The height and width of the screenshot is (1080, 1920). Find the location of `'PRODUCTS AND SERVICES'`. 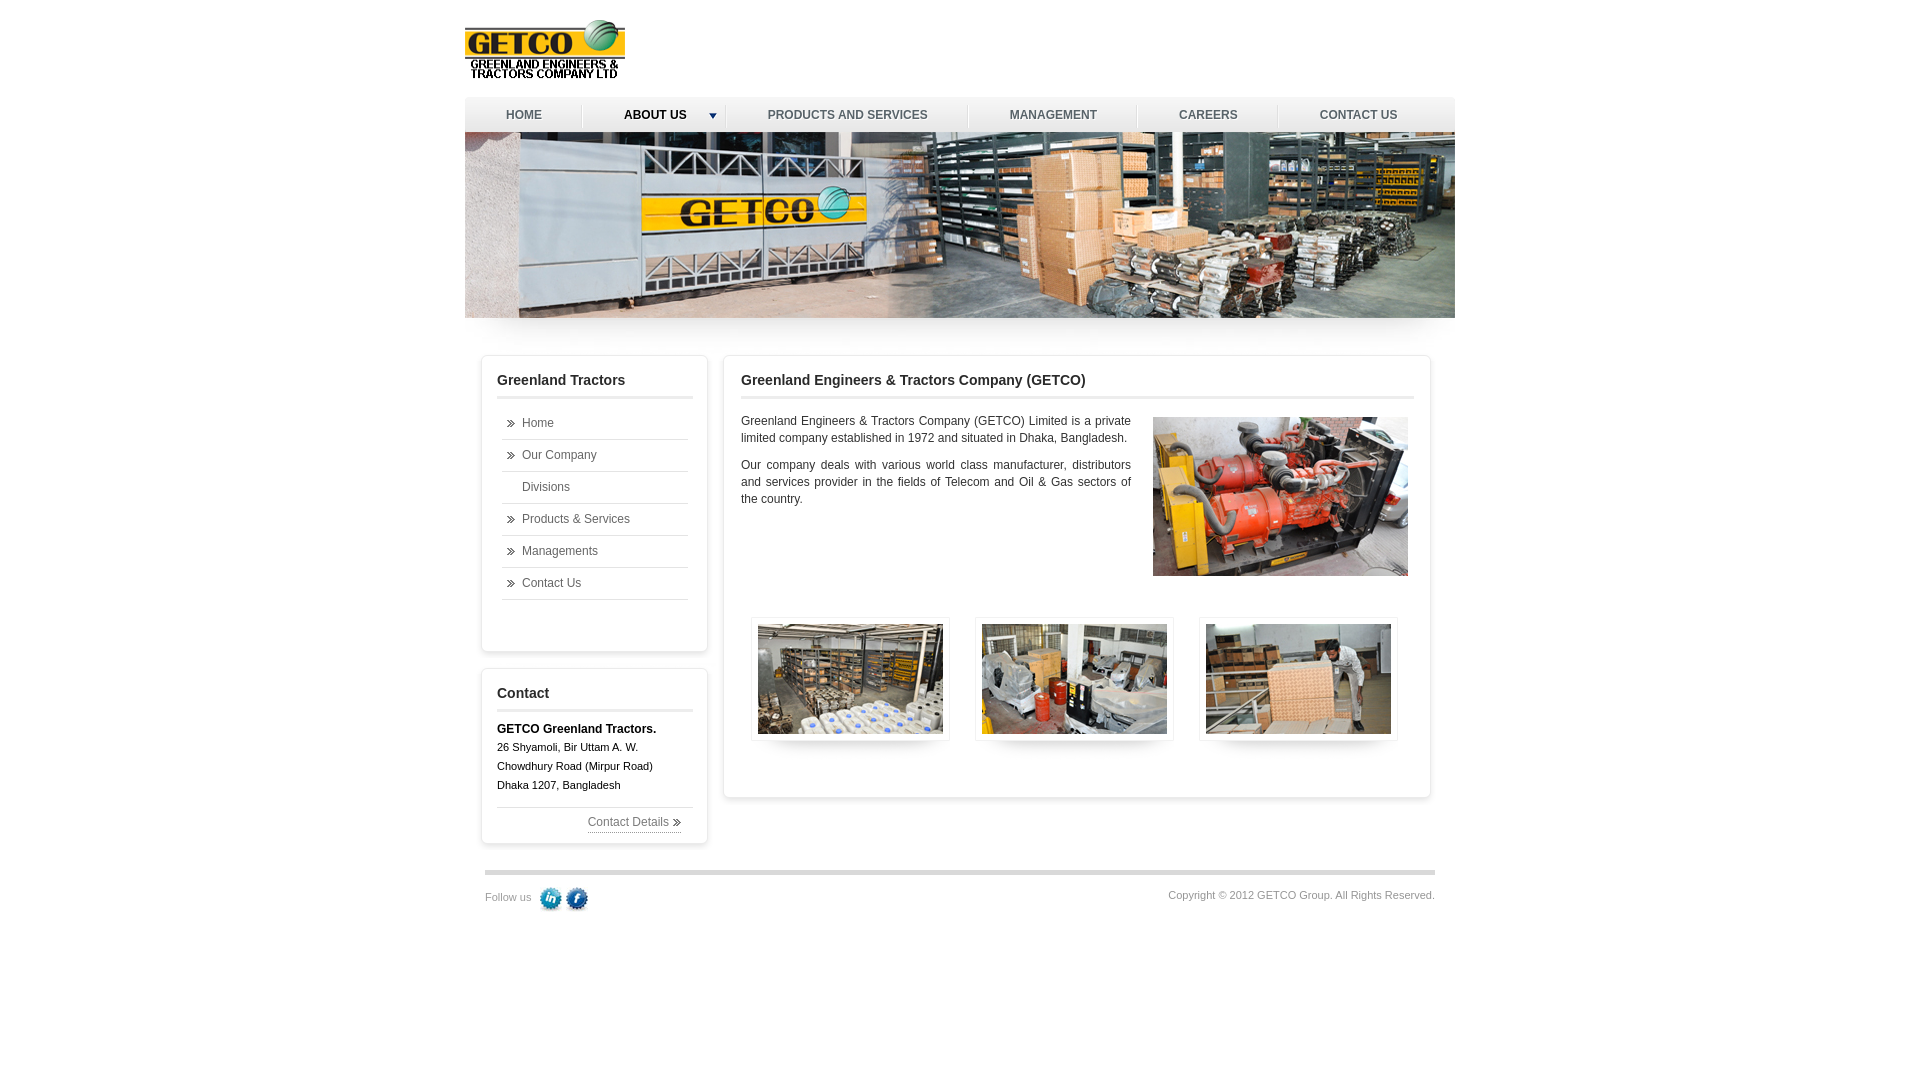

'PRODUCTS AND SERVICES' is located at coordinates (848, 116).